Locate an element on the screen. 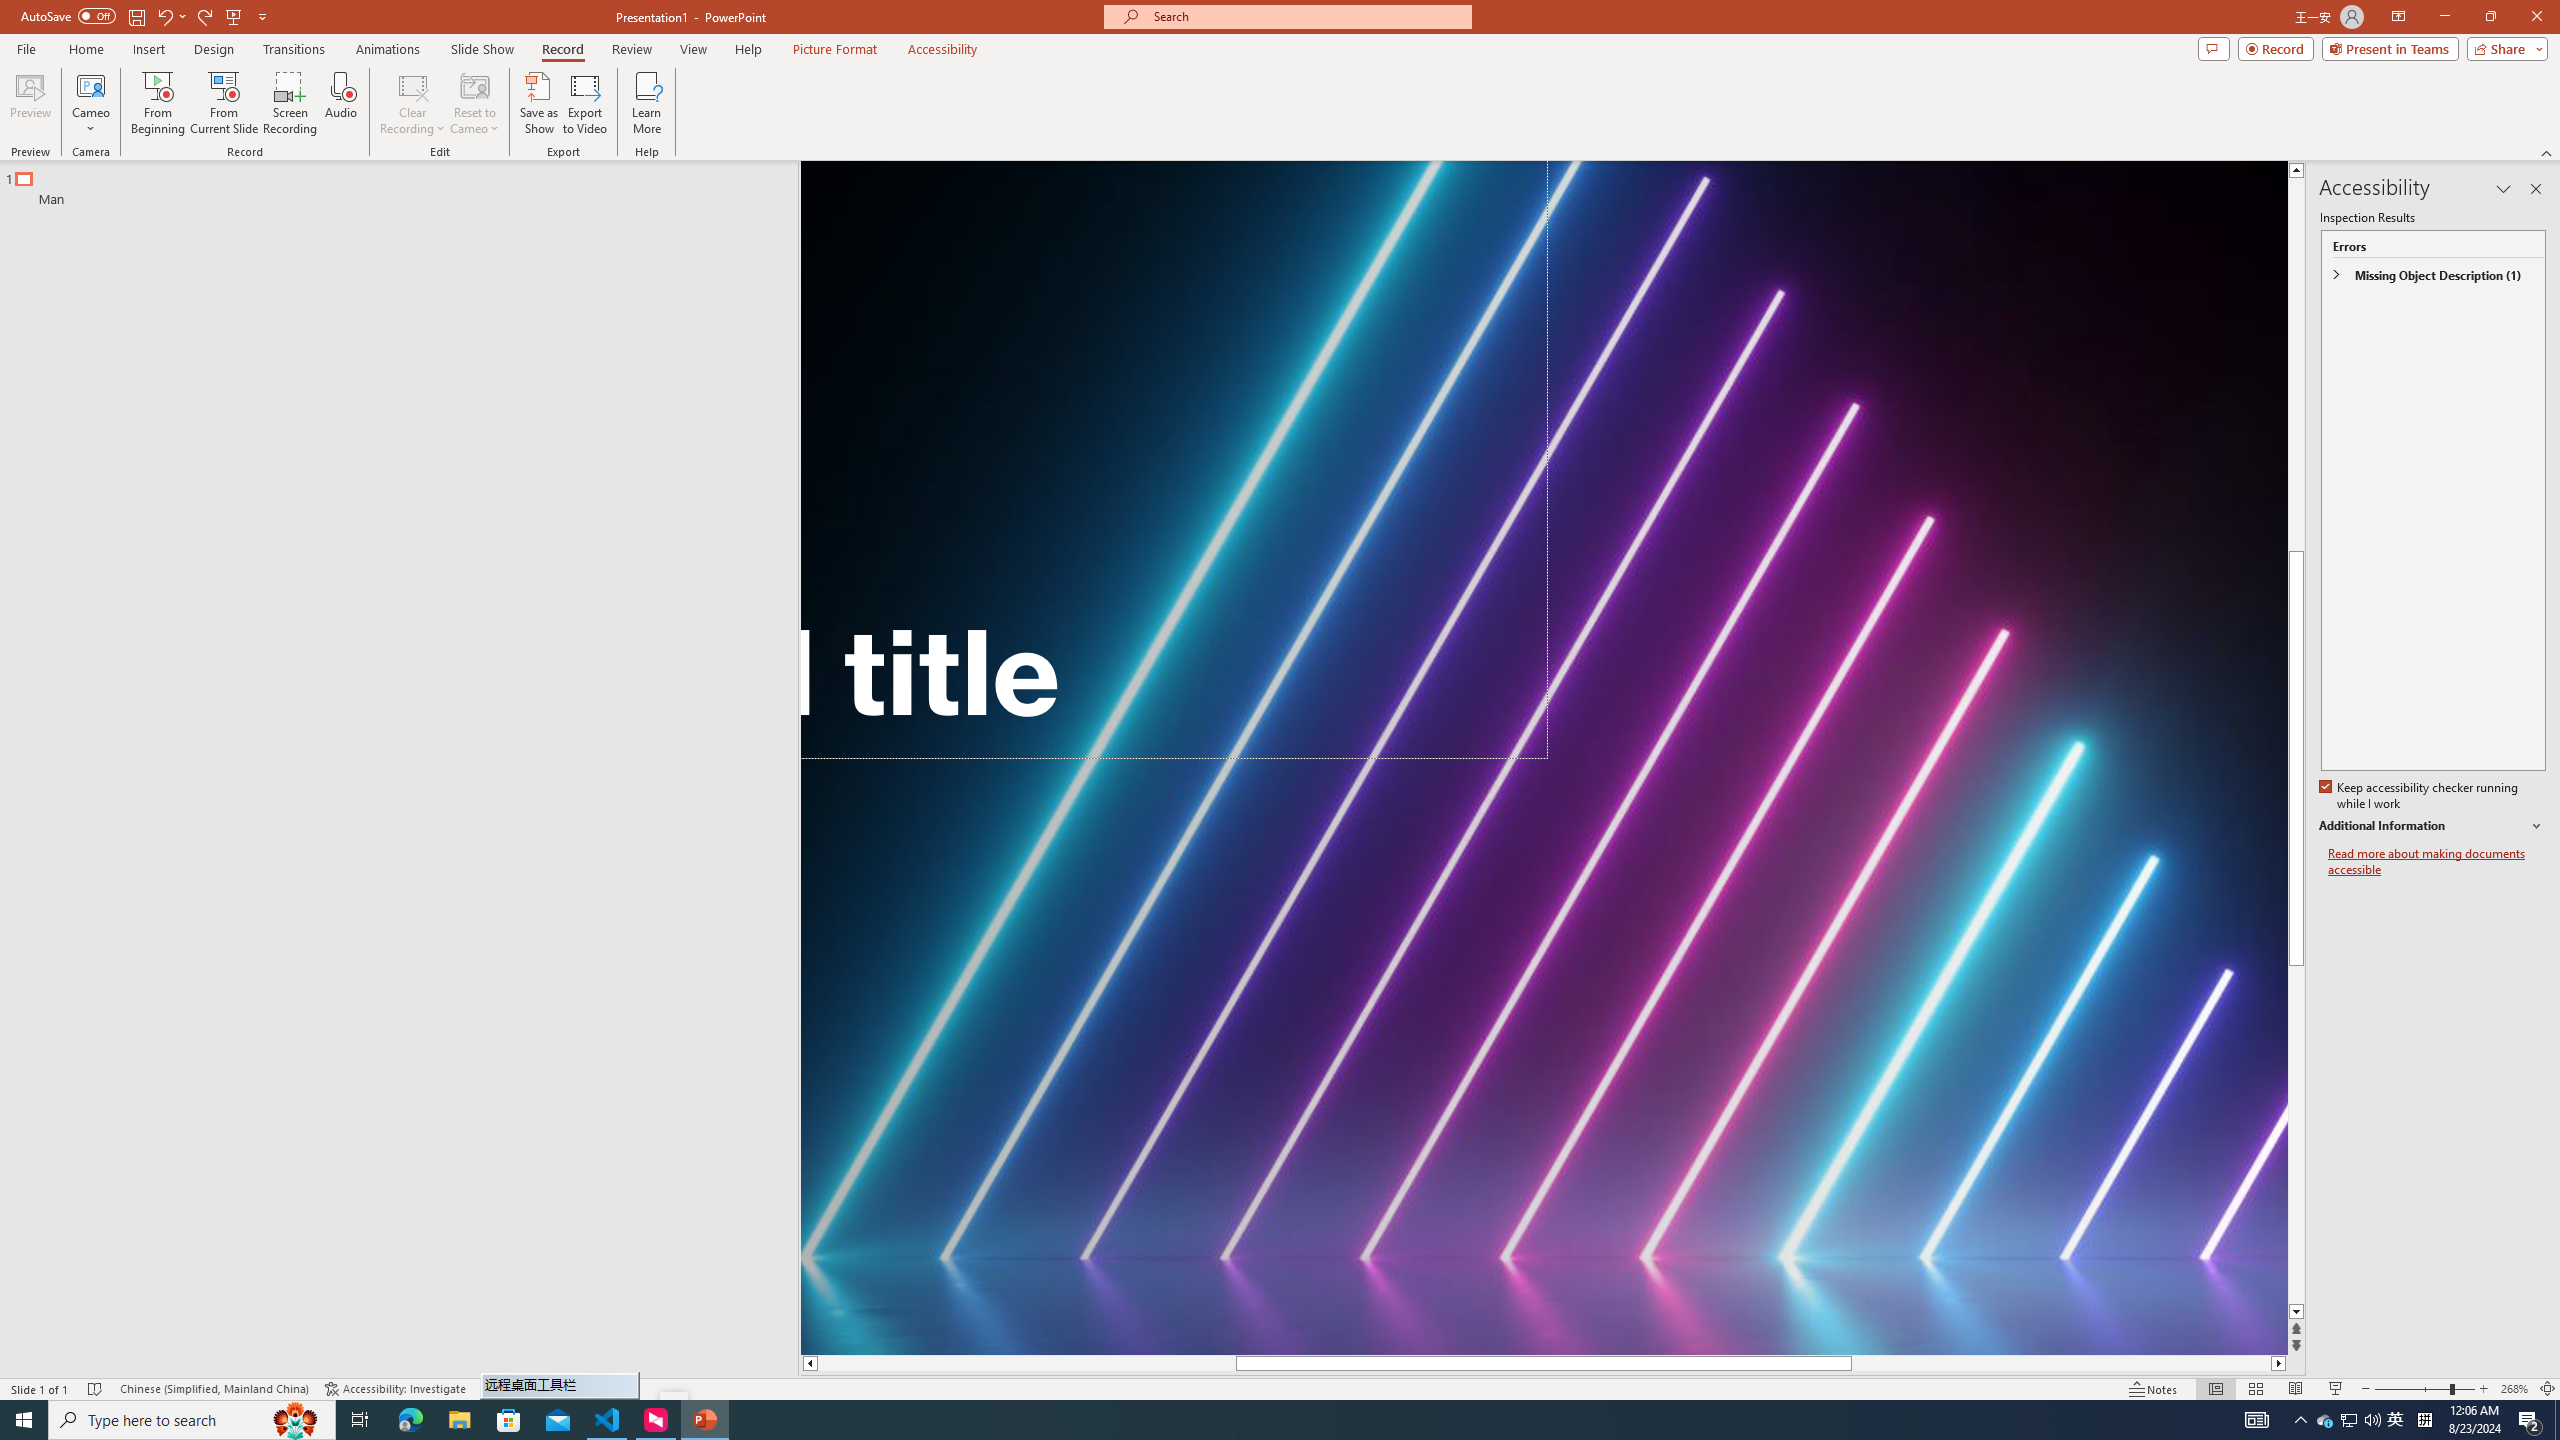  'Cameo' is located at coordinates (89, 84).